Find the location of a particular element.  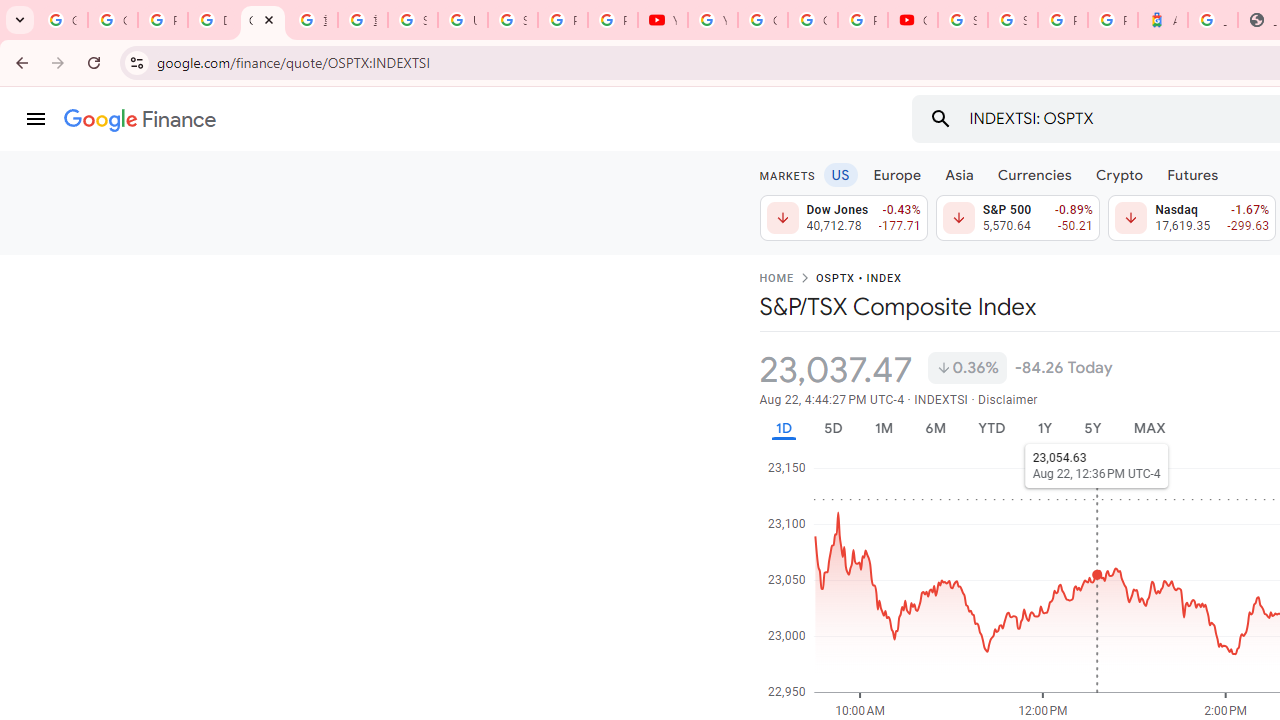

'Create your Google Account' is located at coordinates (813, 20).